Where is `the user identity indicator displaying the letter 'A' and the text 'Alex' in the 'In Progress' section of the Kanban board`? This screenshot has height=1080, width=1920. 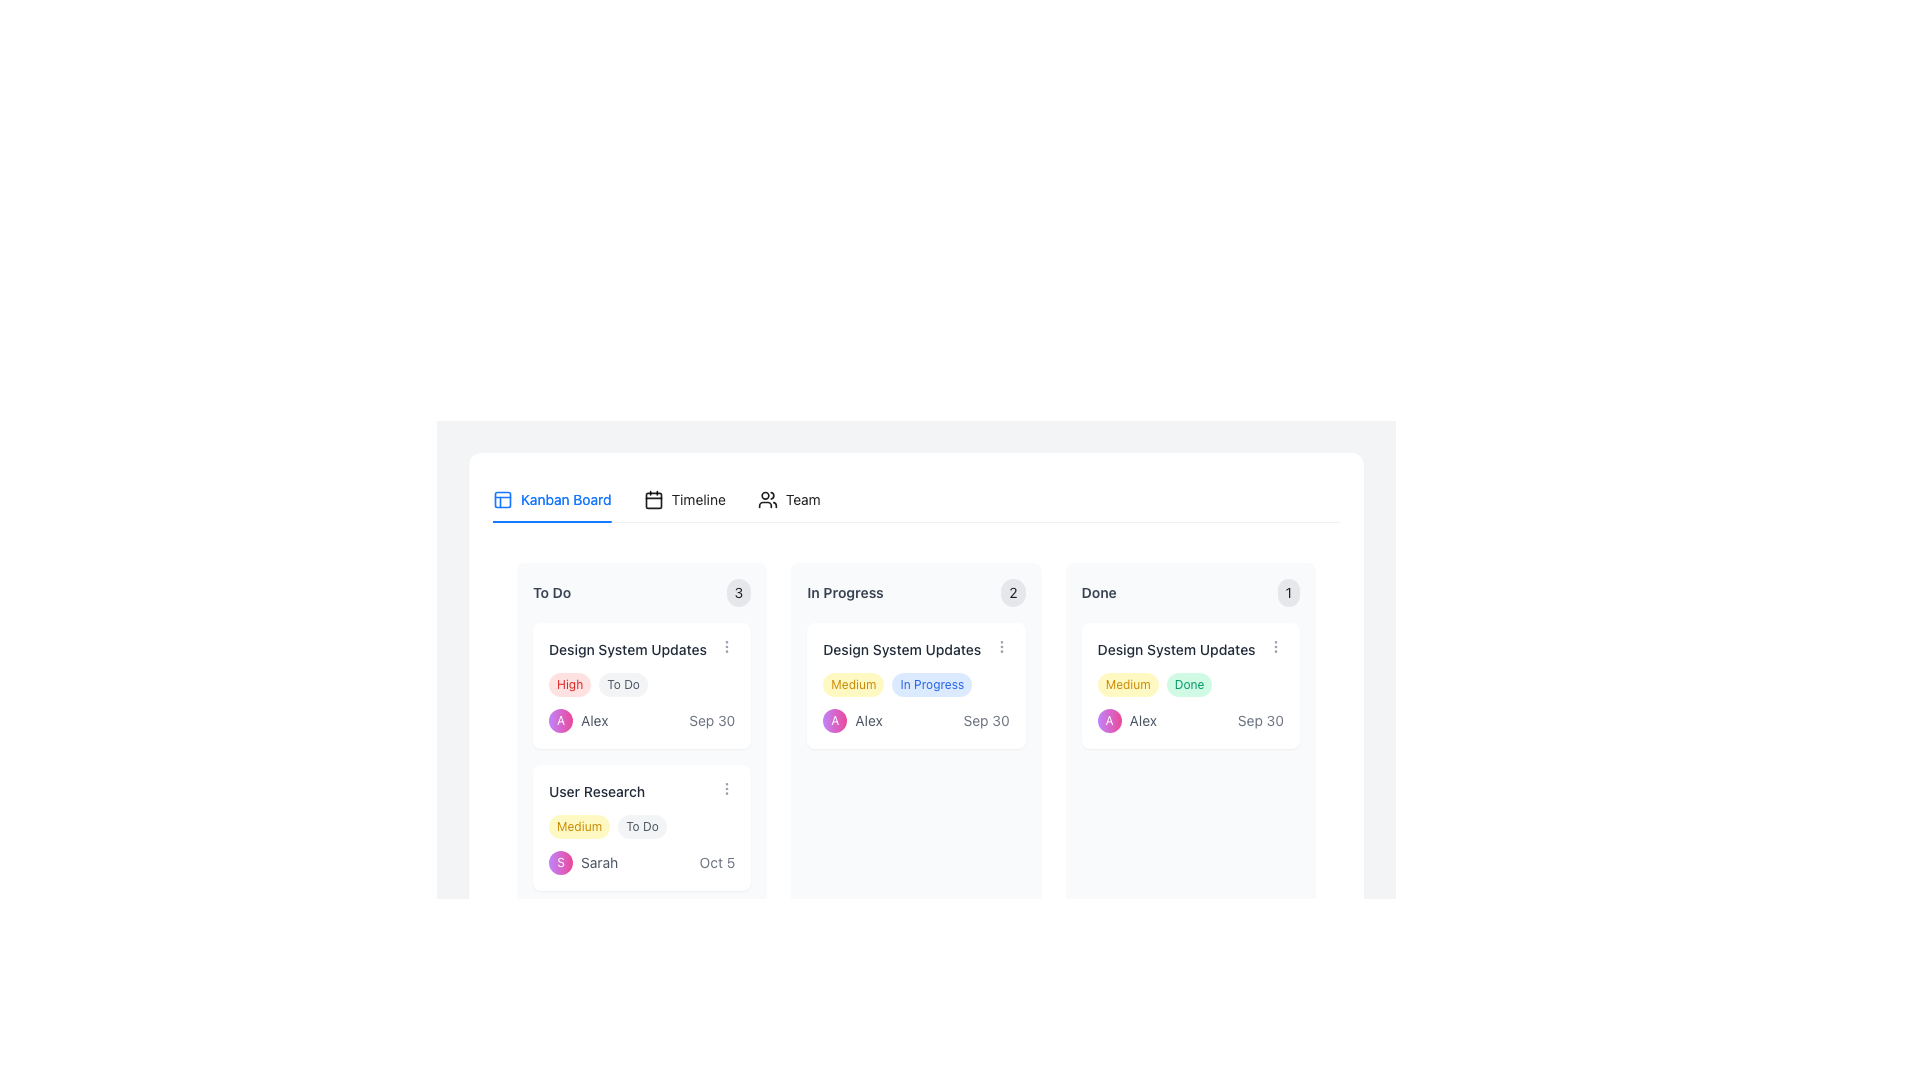
the user identity indicator displaying the letter 'A' and the text 'Alex' in the 'In Progress' section of the Kanban board is located at coordinates (853, 721).